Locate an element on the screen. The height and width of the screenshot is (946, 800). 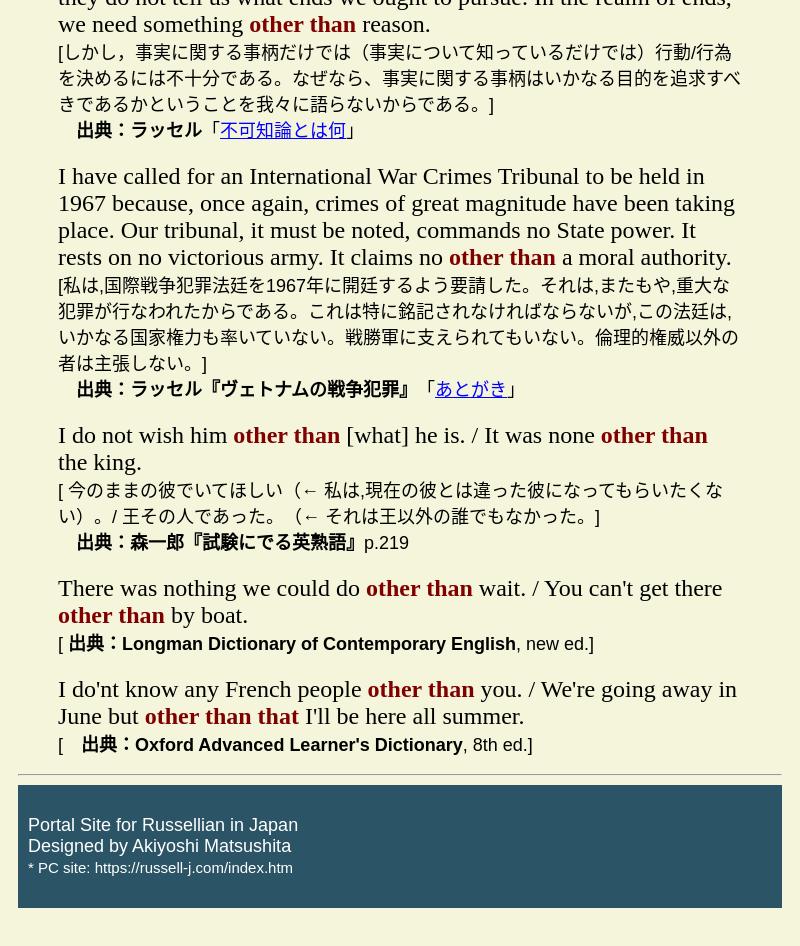
'[what] he is. / It was none' is located at coordinates (470, 433).